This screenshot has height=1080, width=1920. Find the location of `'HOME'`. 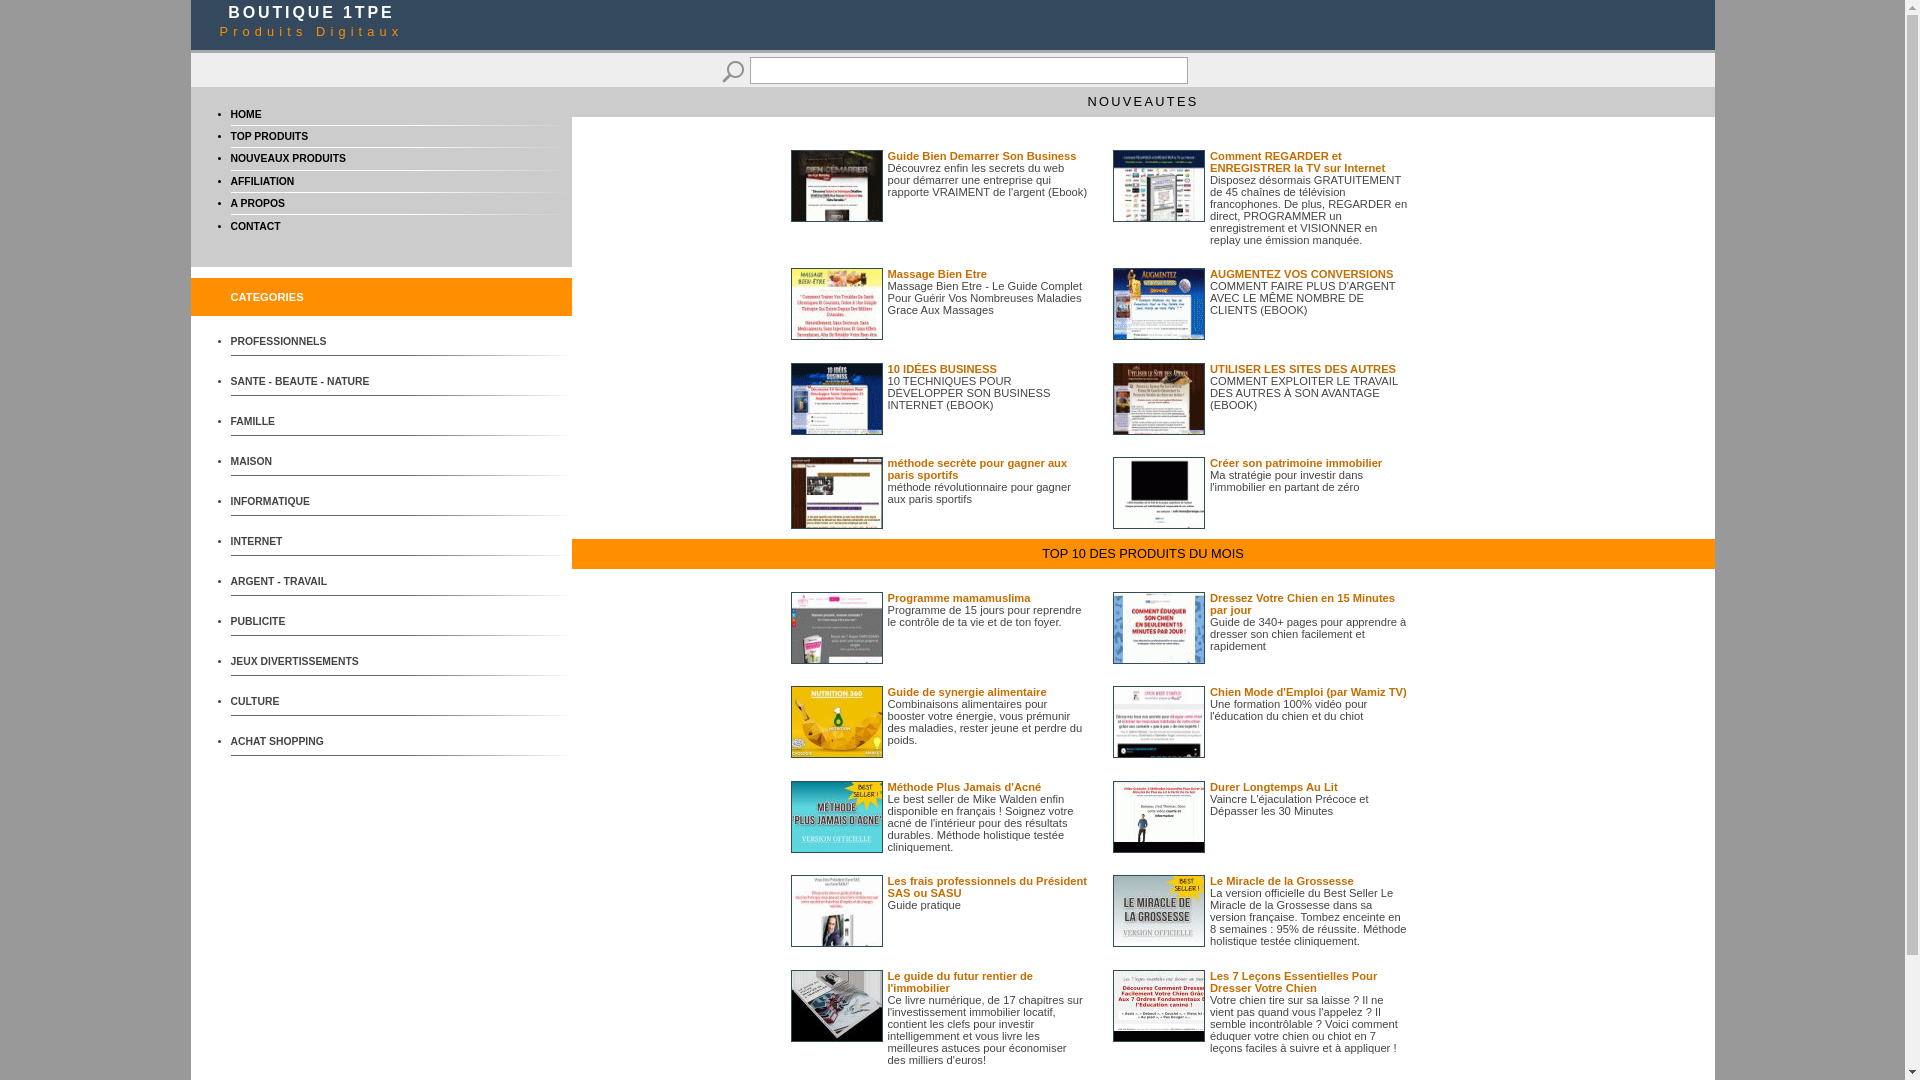

'HOME' is located at coordinates (244, 114).